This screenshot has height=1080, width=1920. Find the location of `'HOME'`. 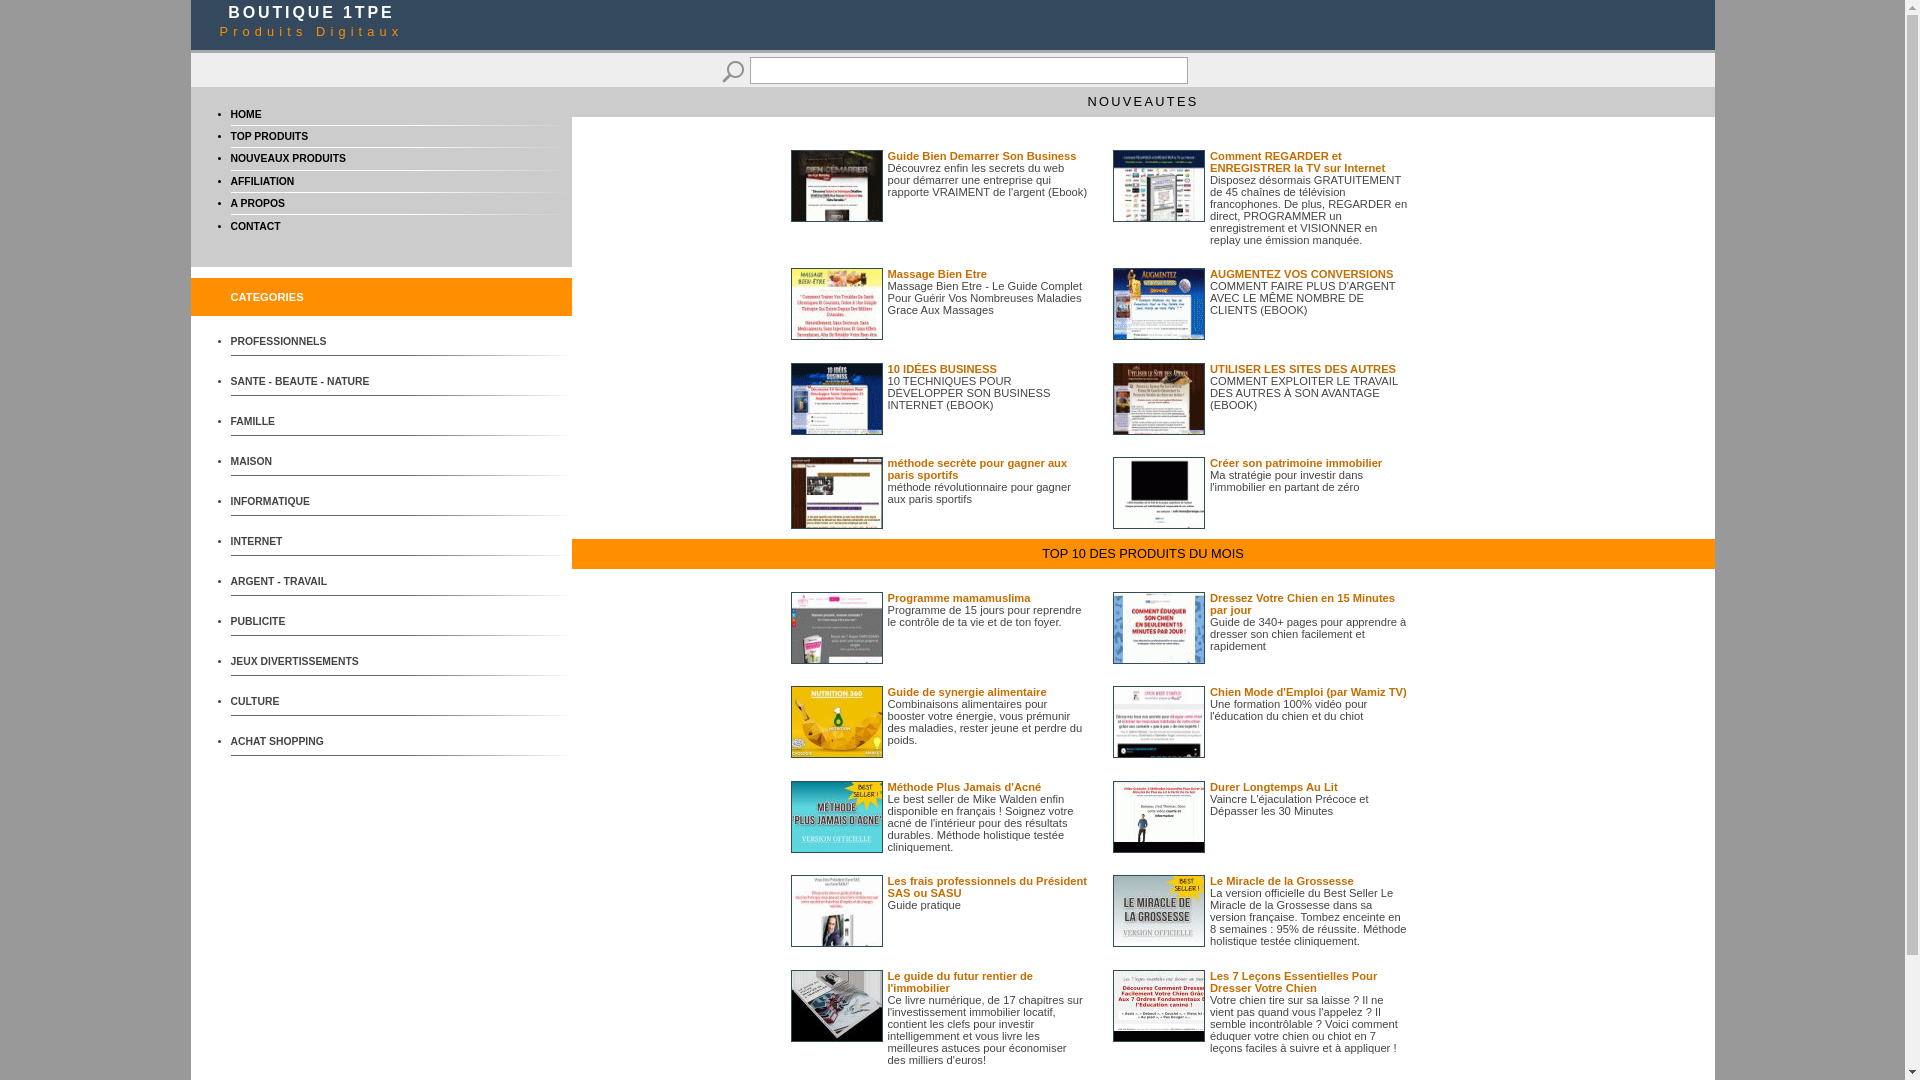

'HOME' is located at coordinates (244, 114).